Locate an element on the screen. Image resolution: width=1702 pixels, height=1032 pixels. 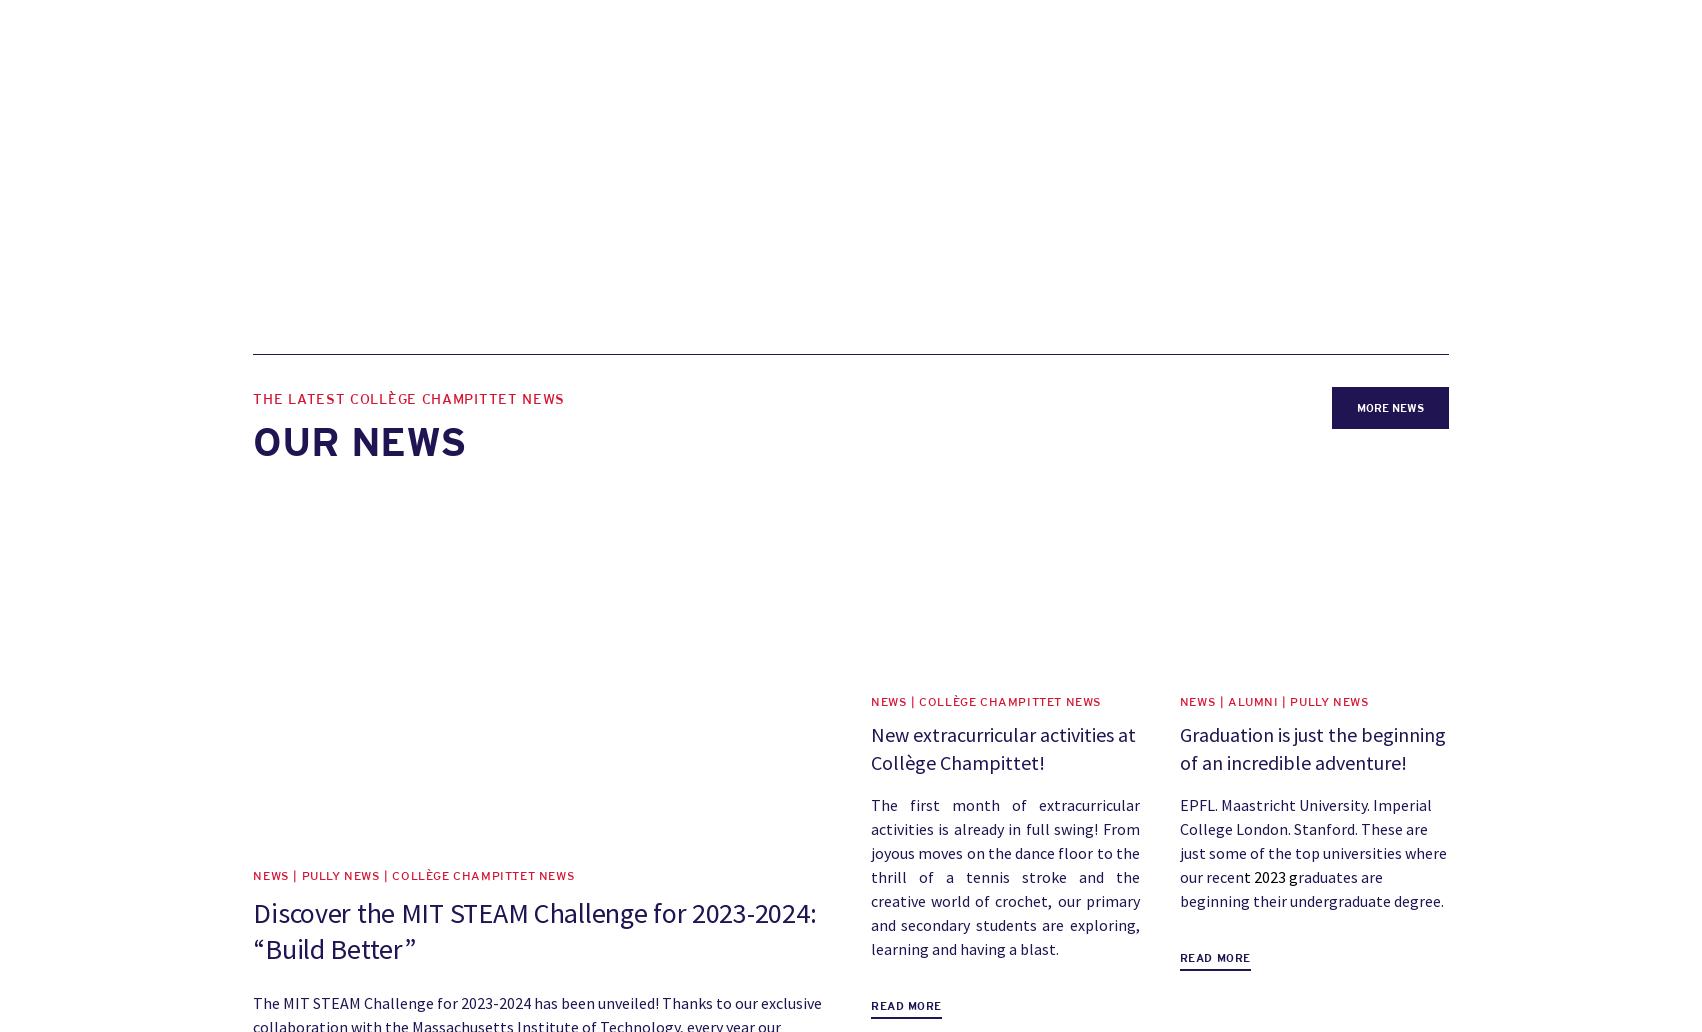
'The first month of extracurricular activities is already in full swing! From joyous moves on the dance floor to the thrill of a tennis stroke and the creative world of crochet, our primary and secondary students are exploring, learning and having a blast.' is located at coordinates (1004, 876).